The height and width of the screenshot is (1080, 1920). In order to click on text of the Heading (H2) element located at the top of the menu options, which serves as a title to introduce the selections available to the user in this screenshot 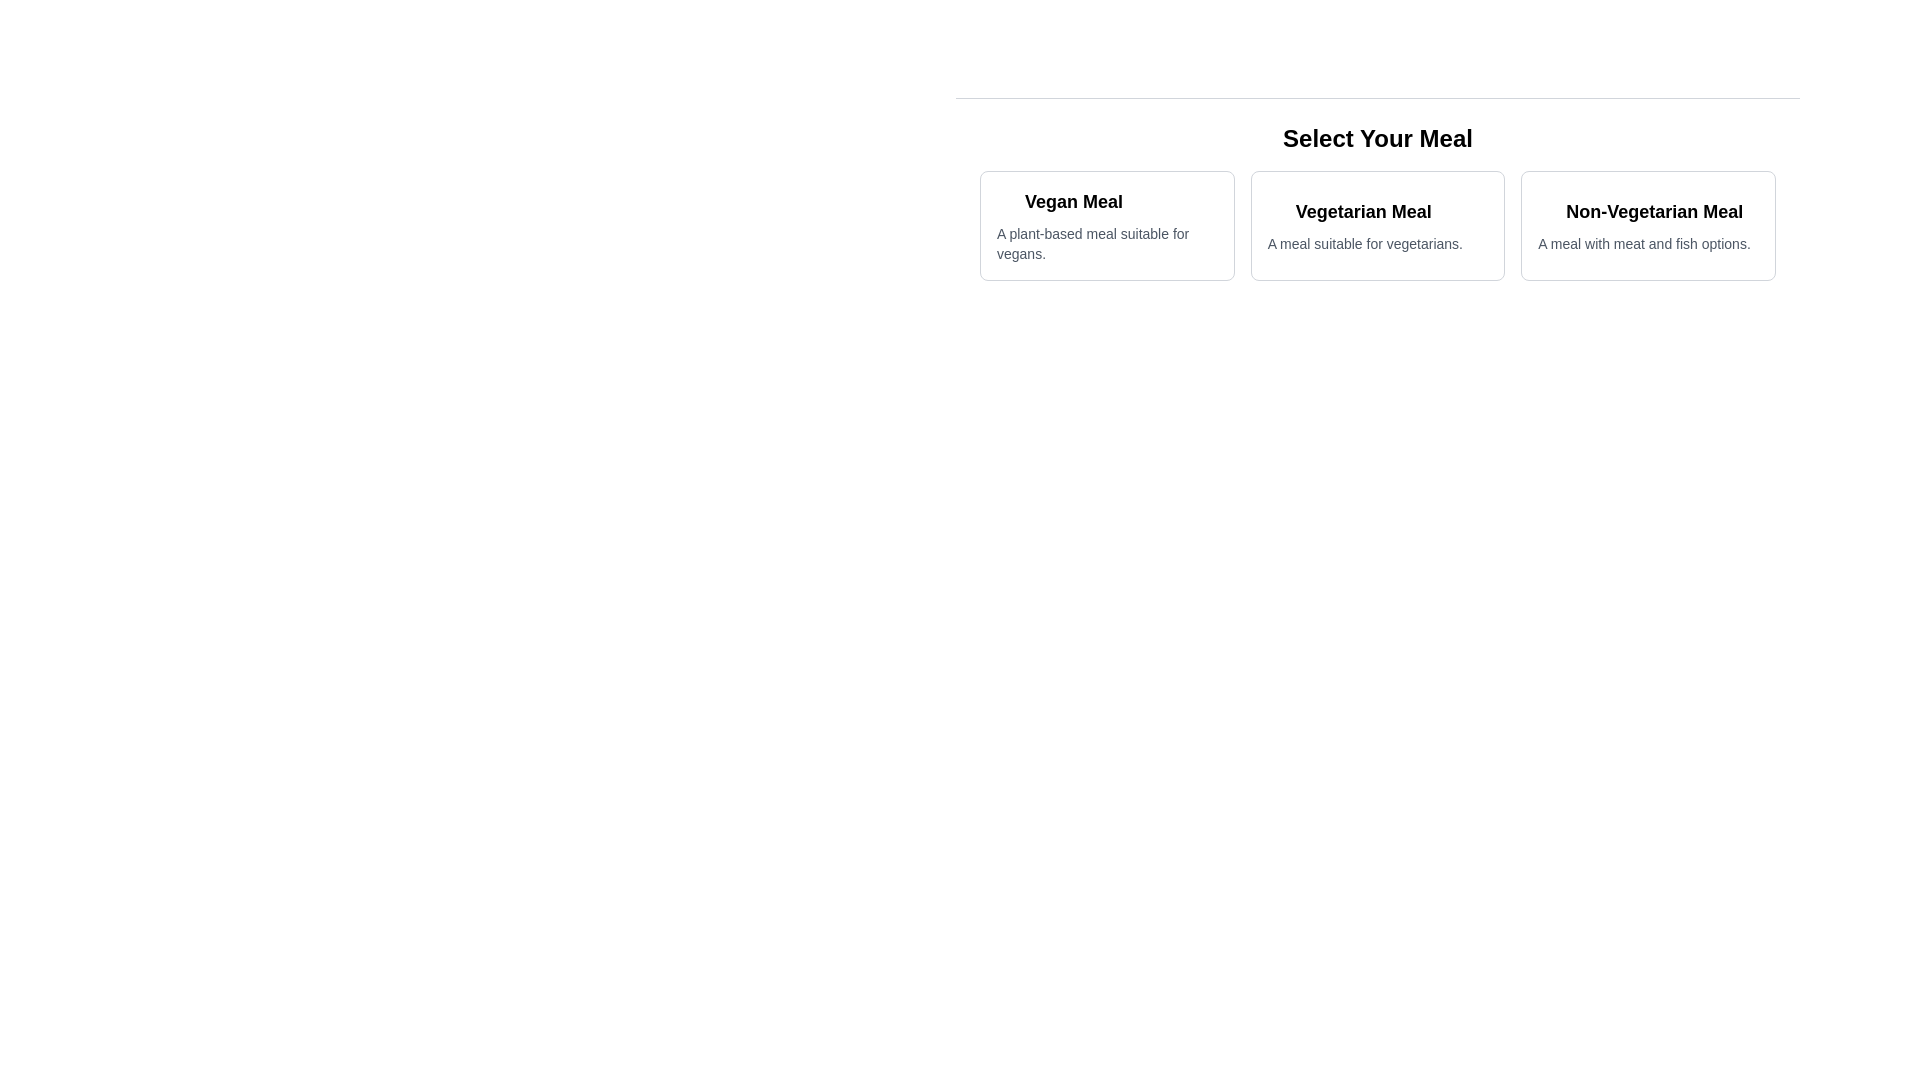, I will do `click(1376, 137)`.